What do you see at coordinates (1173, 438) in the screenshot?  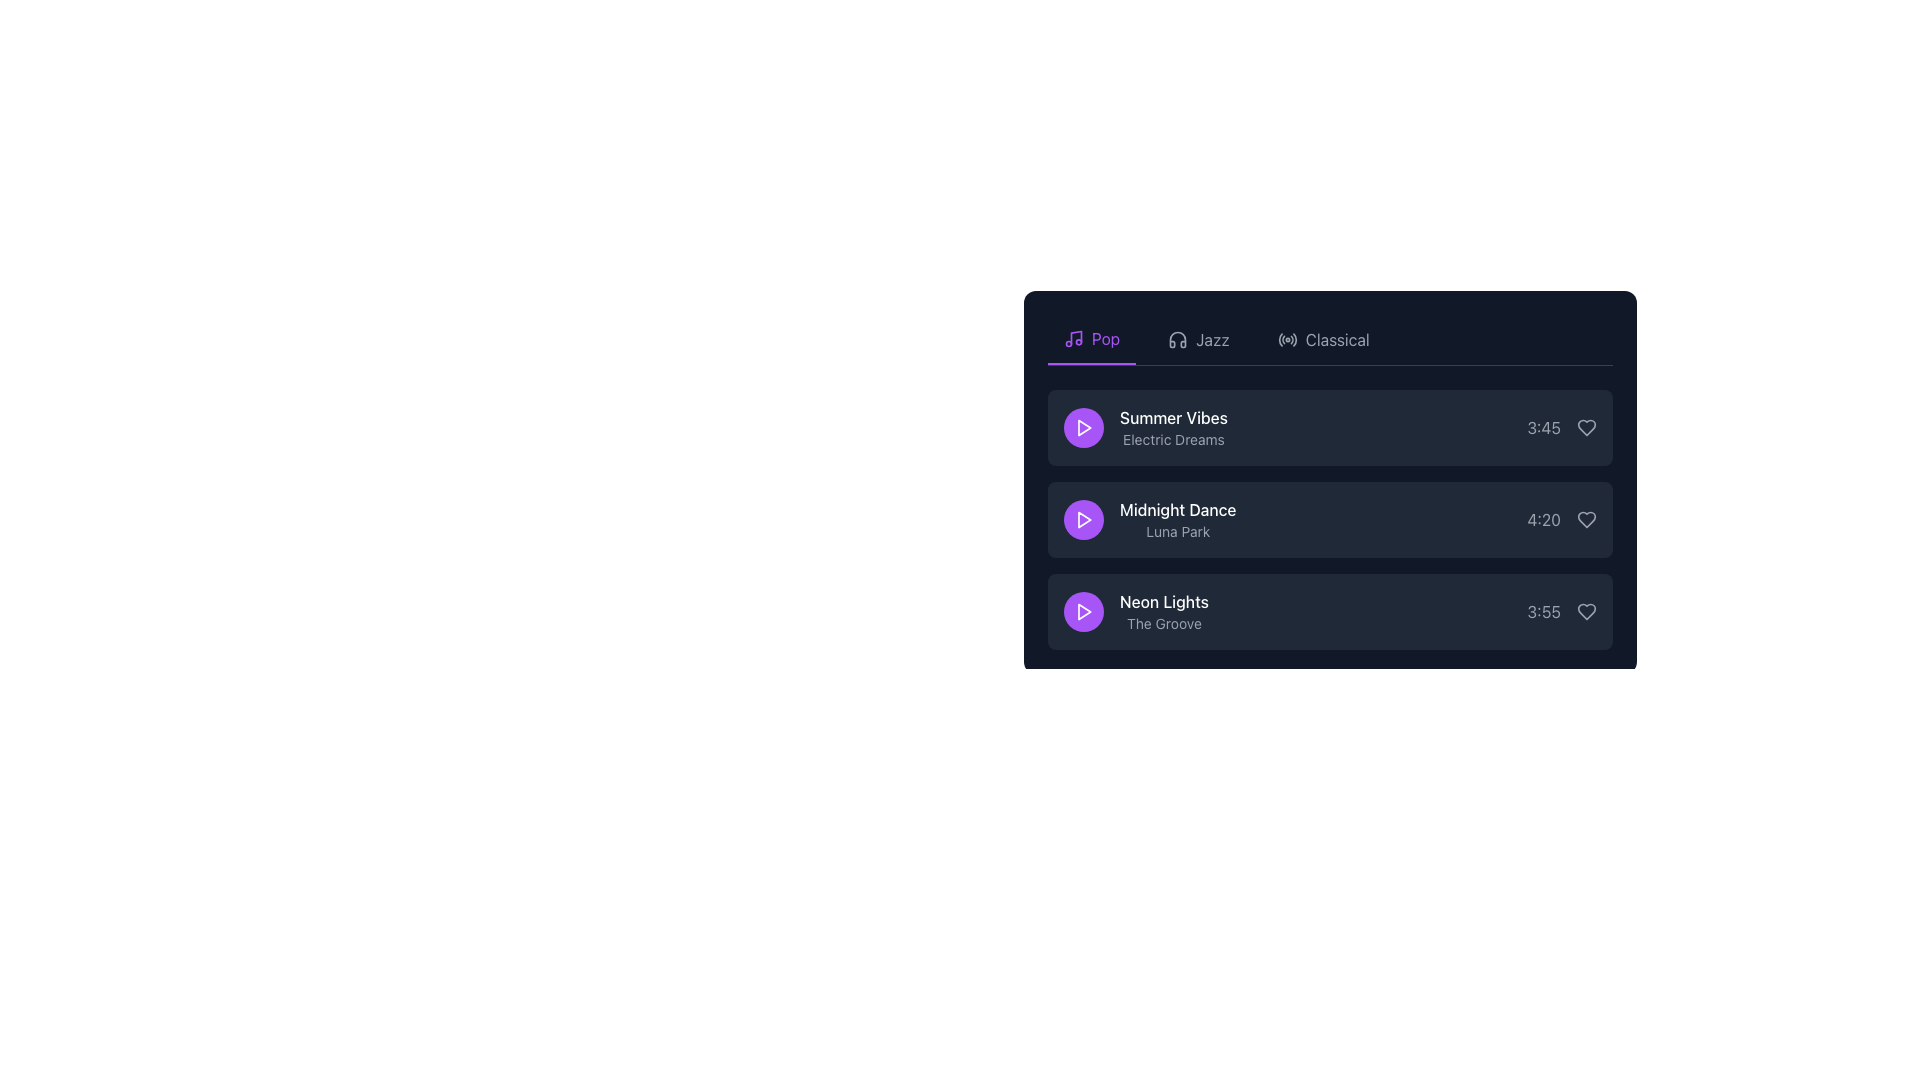 I see `the static text label displaying 'Electric Dreams', located beneath the bolded text 'Summer Vibes' in the music track list` at bounding box center [1173, 438].